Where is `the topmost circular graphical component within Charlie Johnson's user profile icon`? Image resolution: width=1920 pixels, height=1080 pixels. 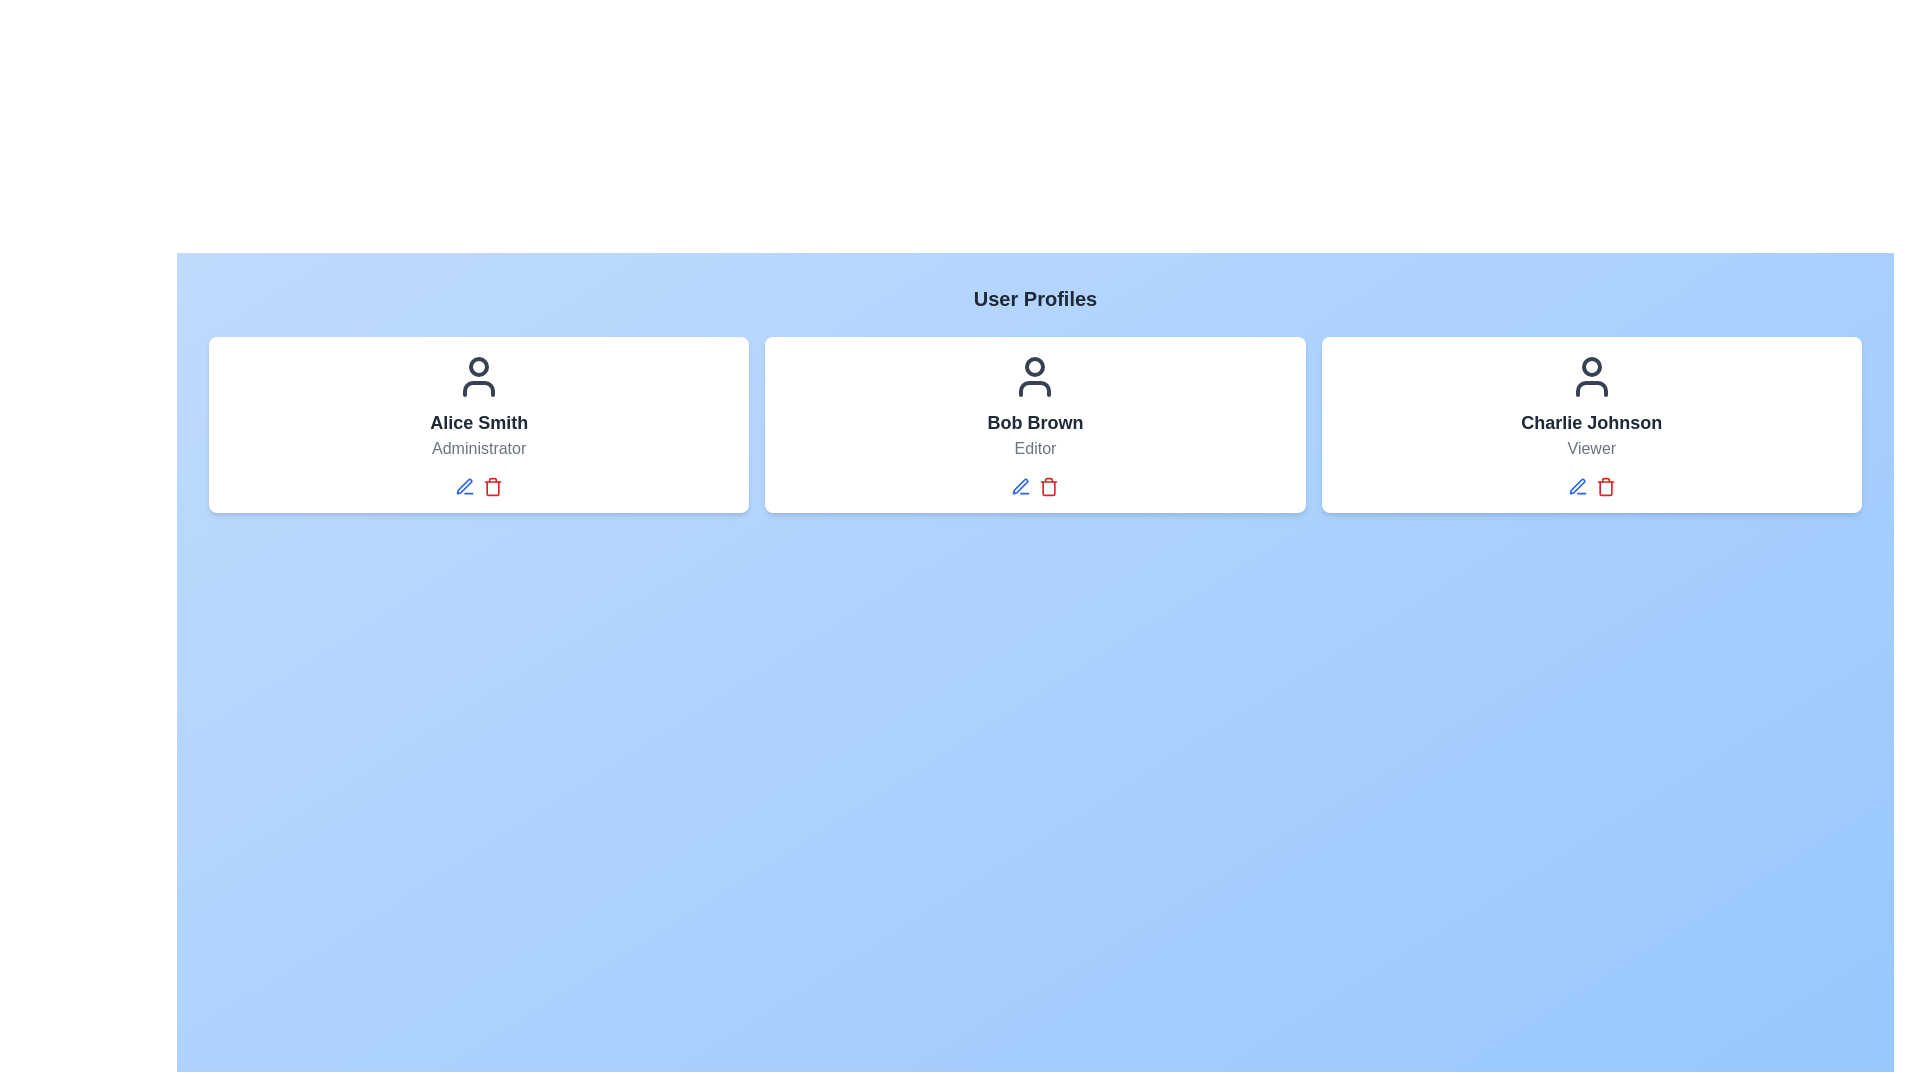
the topmost circular graphical component within Charlie Johnson's user profile icon is located at coordinates (1590, 366).